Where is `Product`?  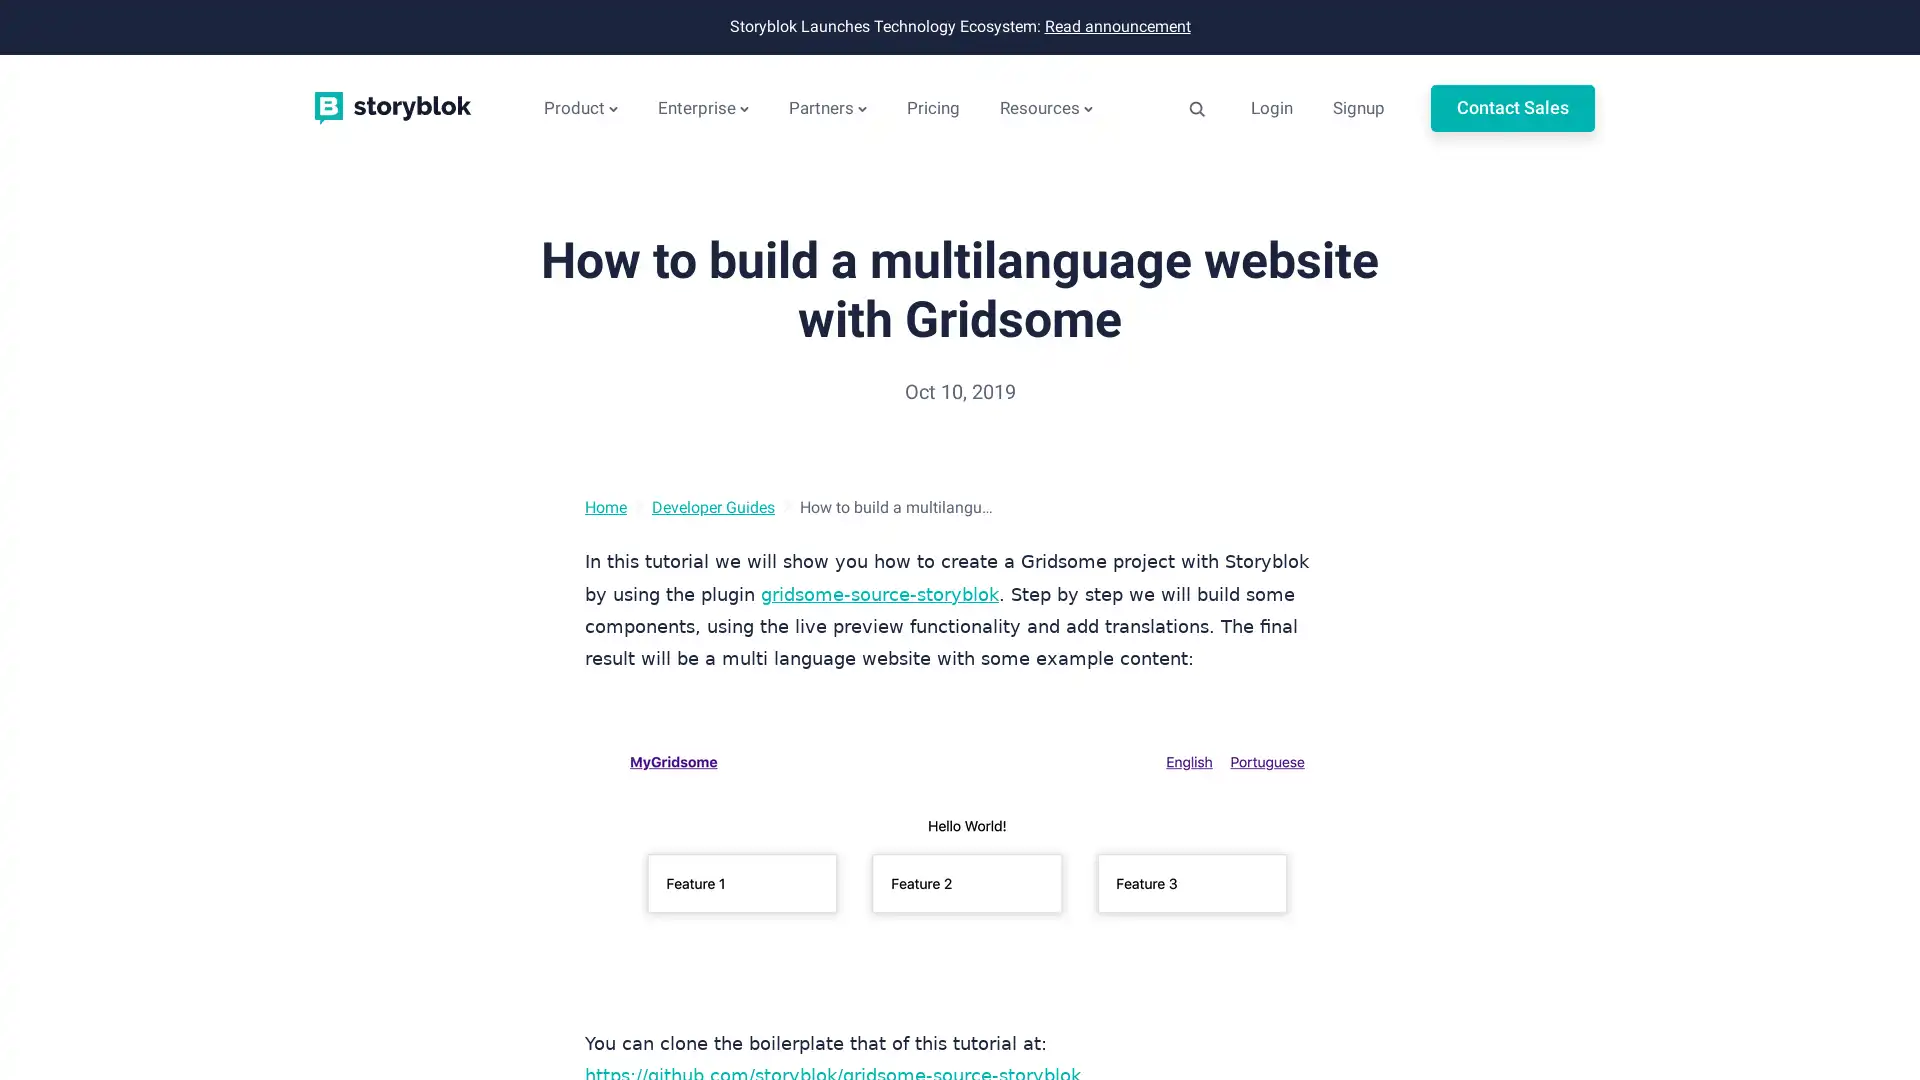 Product is located at coordinates (579, 108).